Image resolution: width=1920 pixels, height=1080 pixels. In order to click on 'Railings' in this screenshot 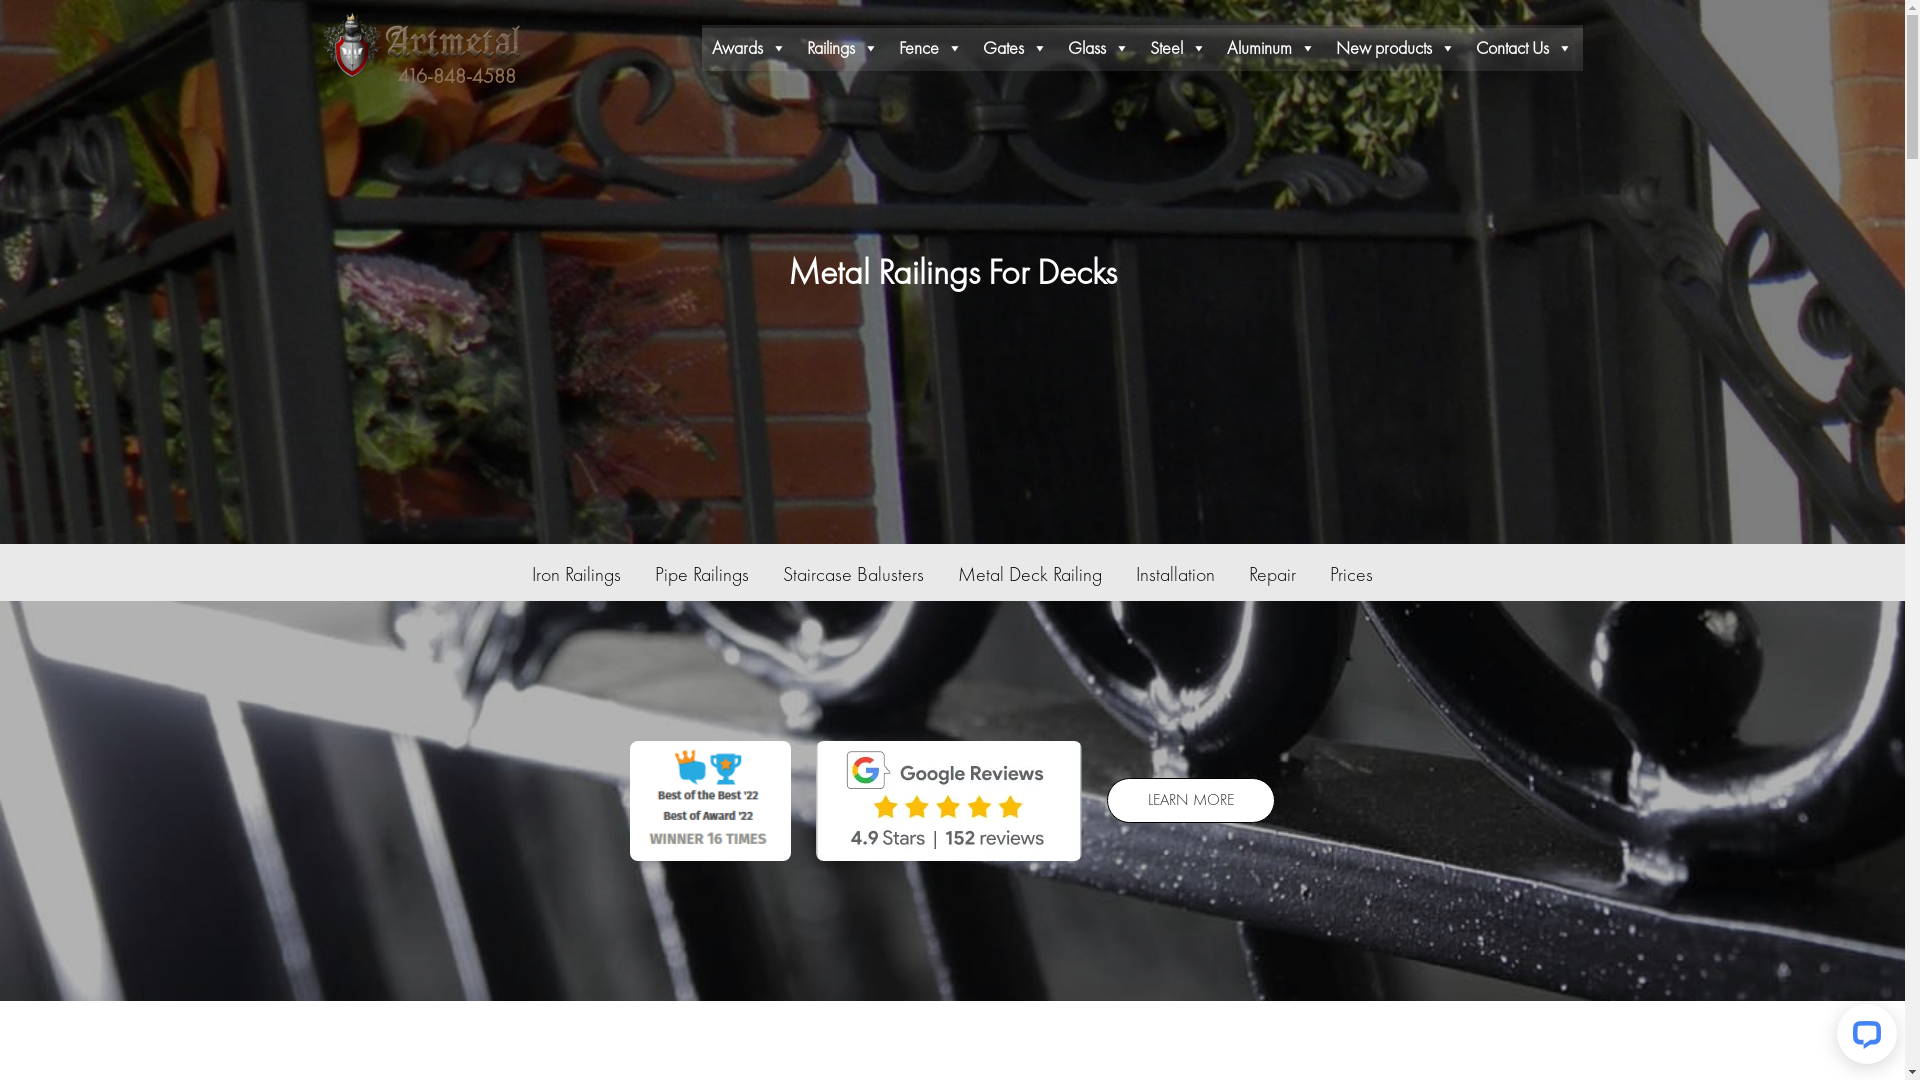, I will do `click(841, 46)`.